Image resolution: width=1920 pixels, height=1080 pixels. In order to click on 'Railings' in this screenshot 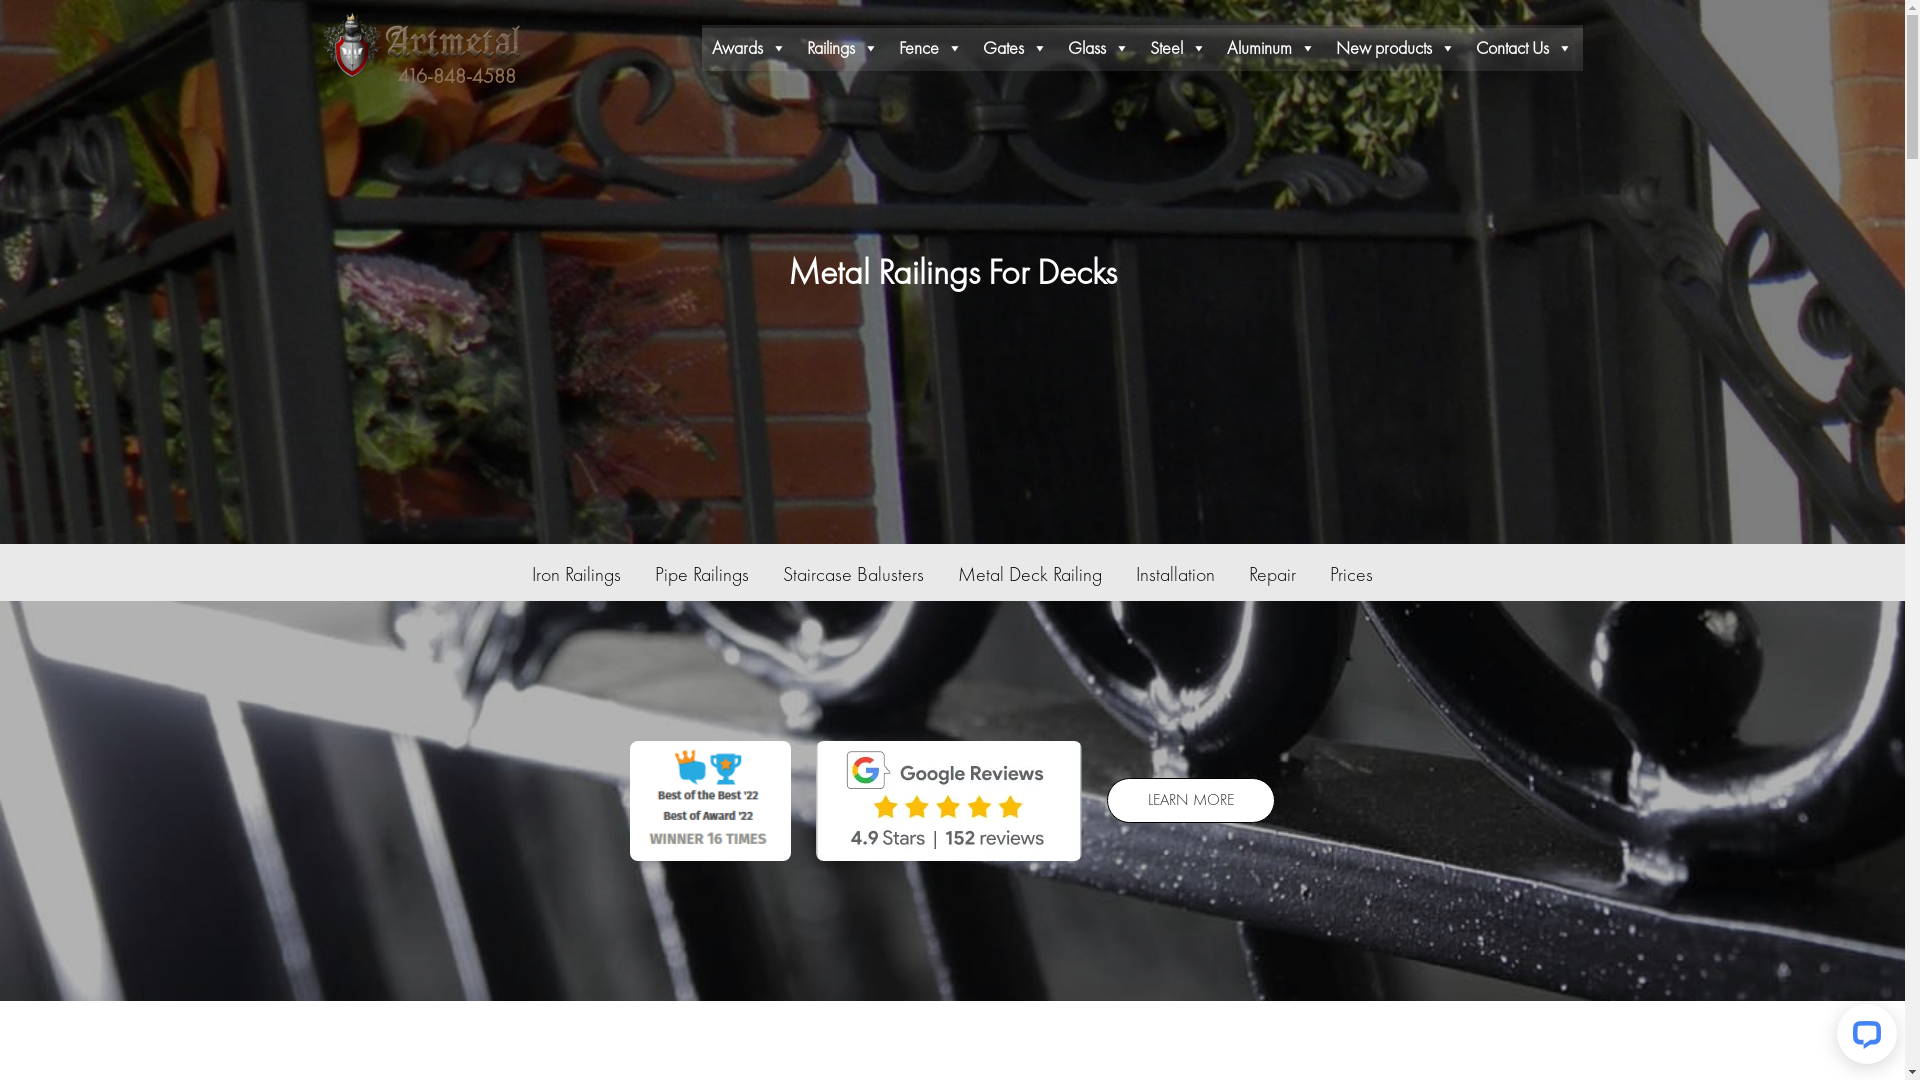, I will do `click(841, 46)`.